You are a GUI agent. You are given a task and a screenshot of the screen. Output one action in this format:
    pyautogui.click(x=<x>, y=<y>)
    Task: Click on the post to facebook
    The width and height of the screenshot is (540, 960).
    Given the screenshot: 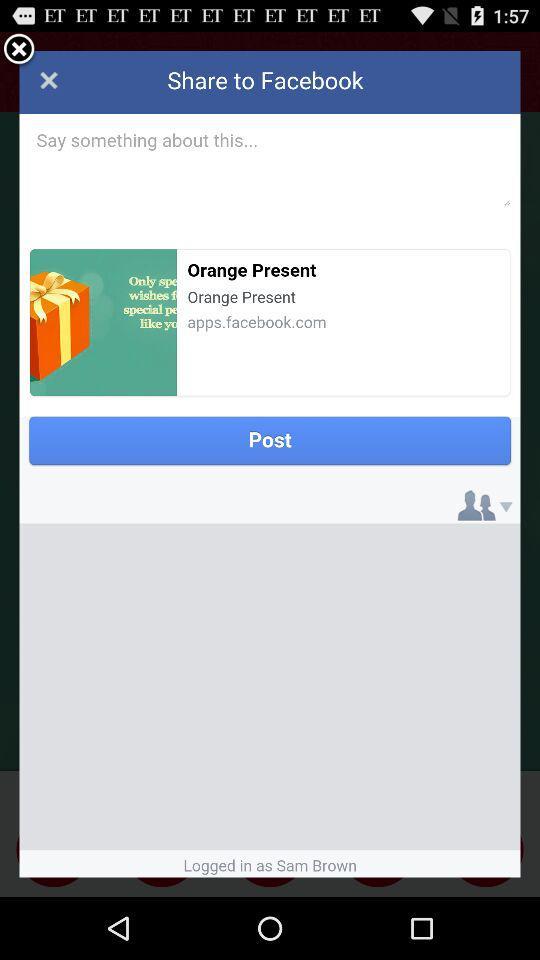 What is the action you would take?
    pyautogui.click(x=270, y=464)
    